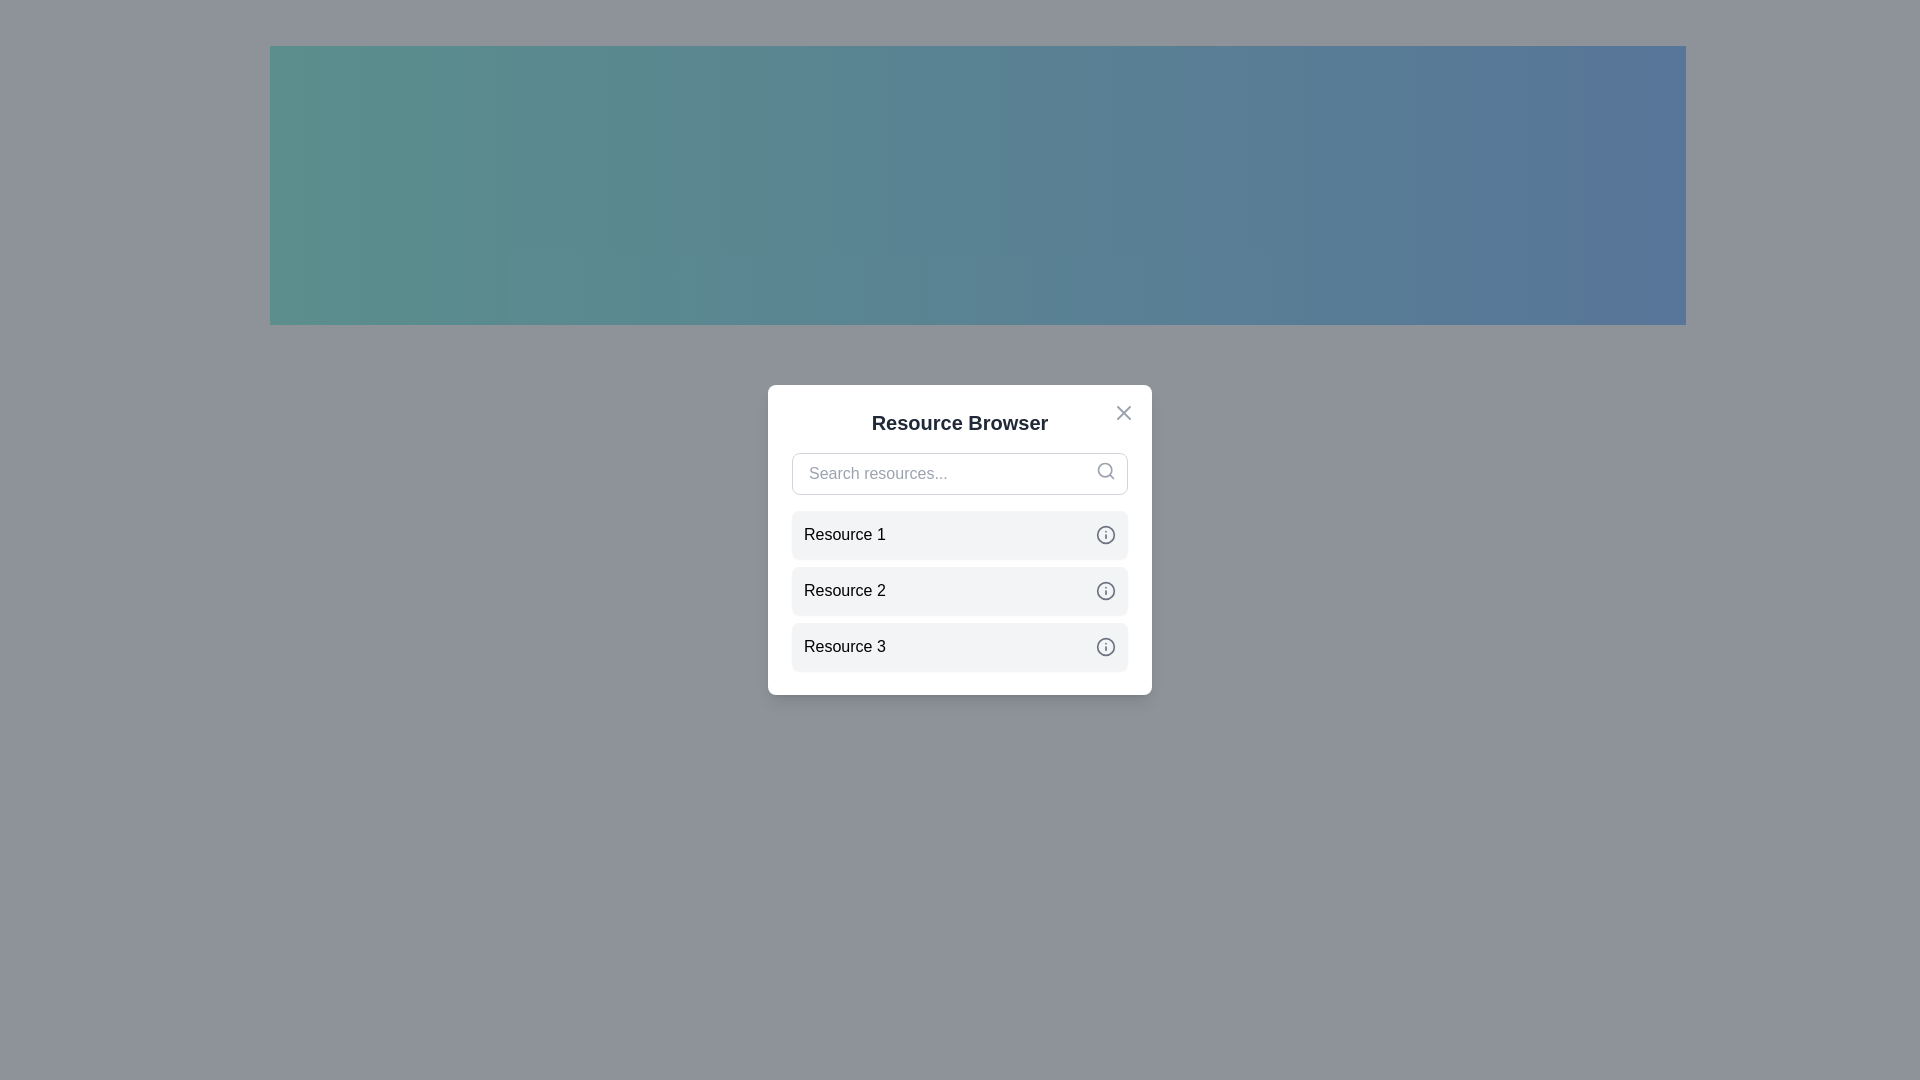 This screenshot has width=1920, height=1080. What do you see at coordinates (1104, 647) in the screenshot?
I see `the circular graphic icon associated with 'Resource 3' in the 'Resource Browser' panel` at bounding box center [1104, 647].